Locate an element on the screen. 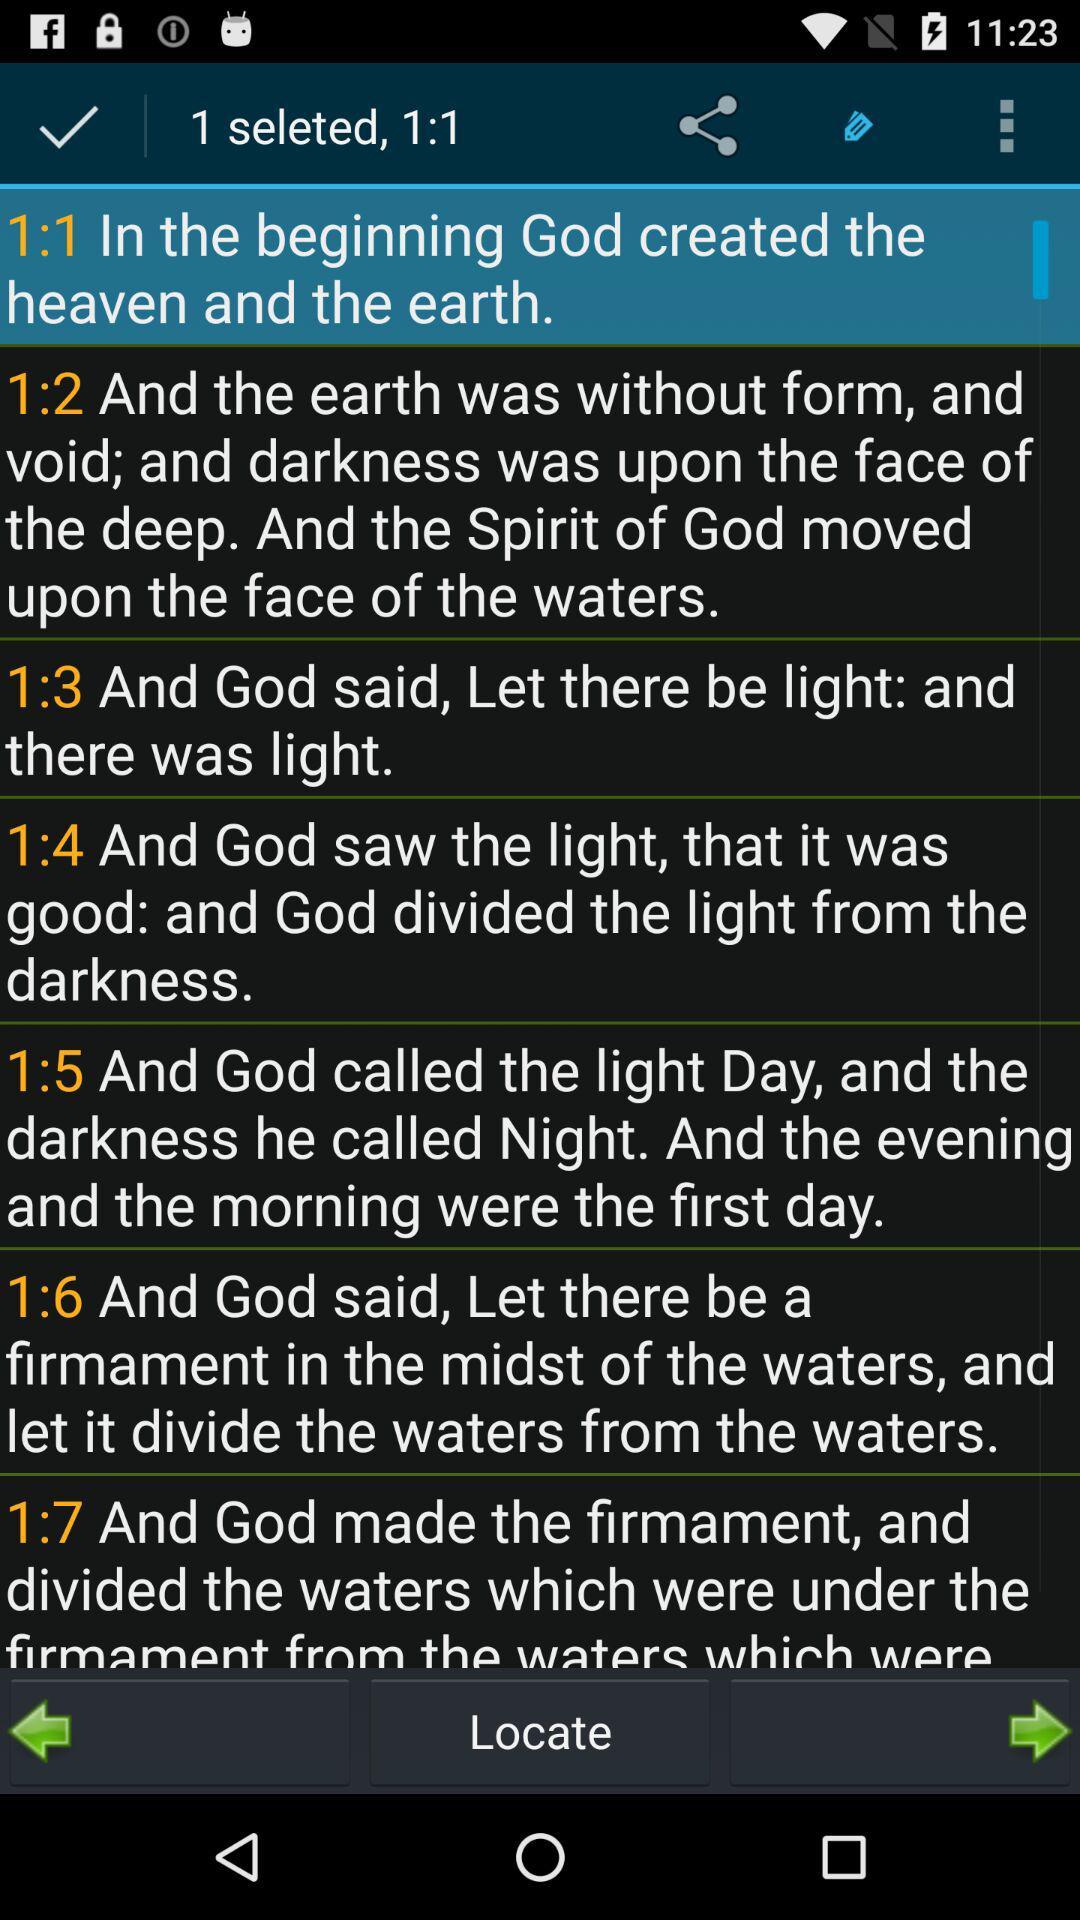  icon at the bottom right corner is located at coordinates (898, 1730).